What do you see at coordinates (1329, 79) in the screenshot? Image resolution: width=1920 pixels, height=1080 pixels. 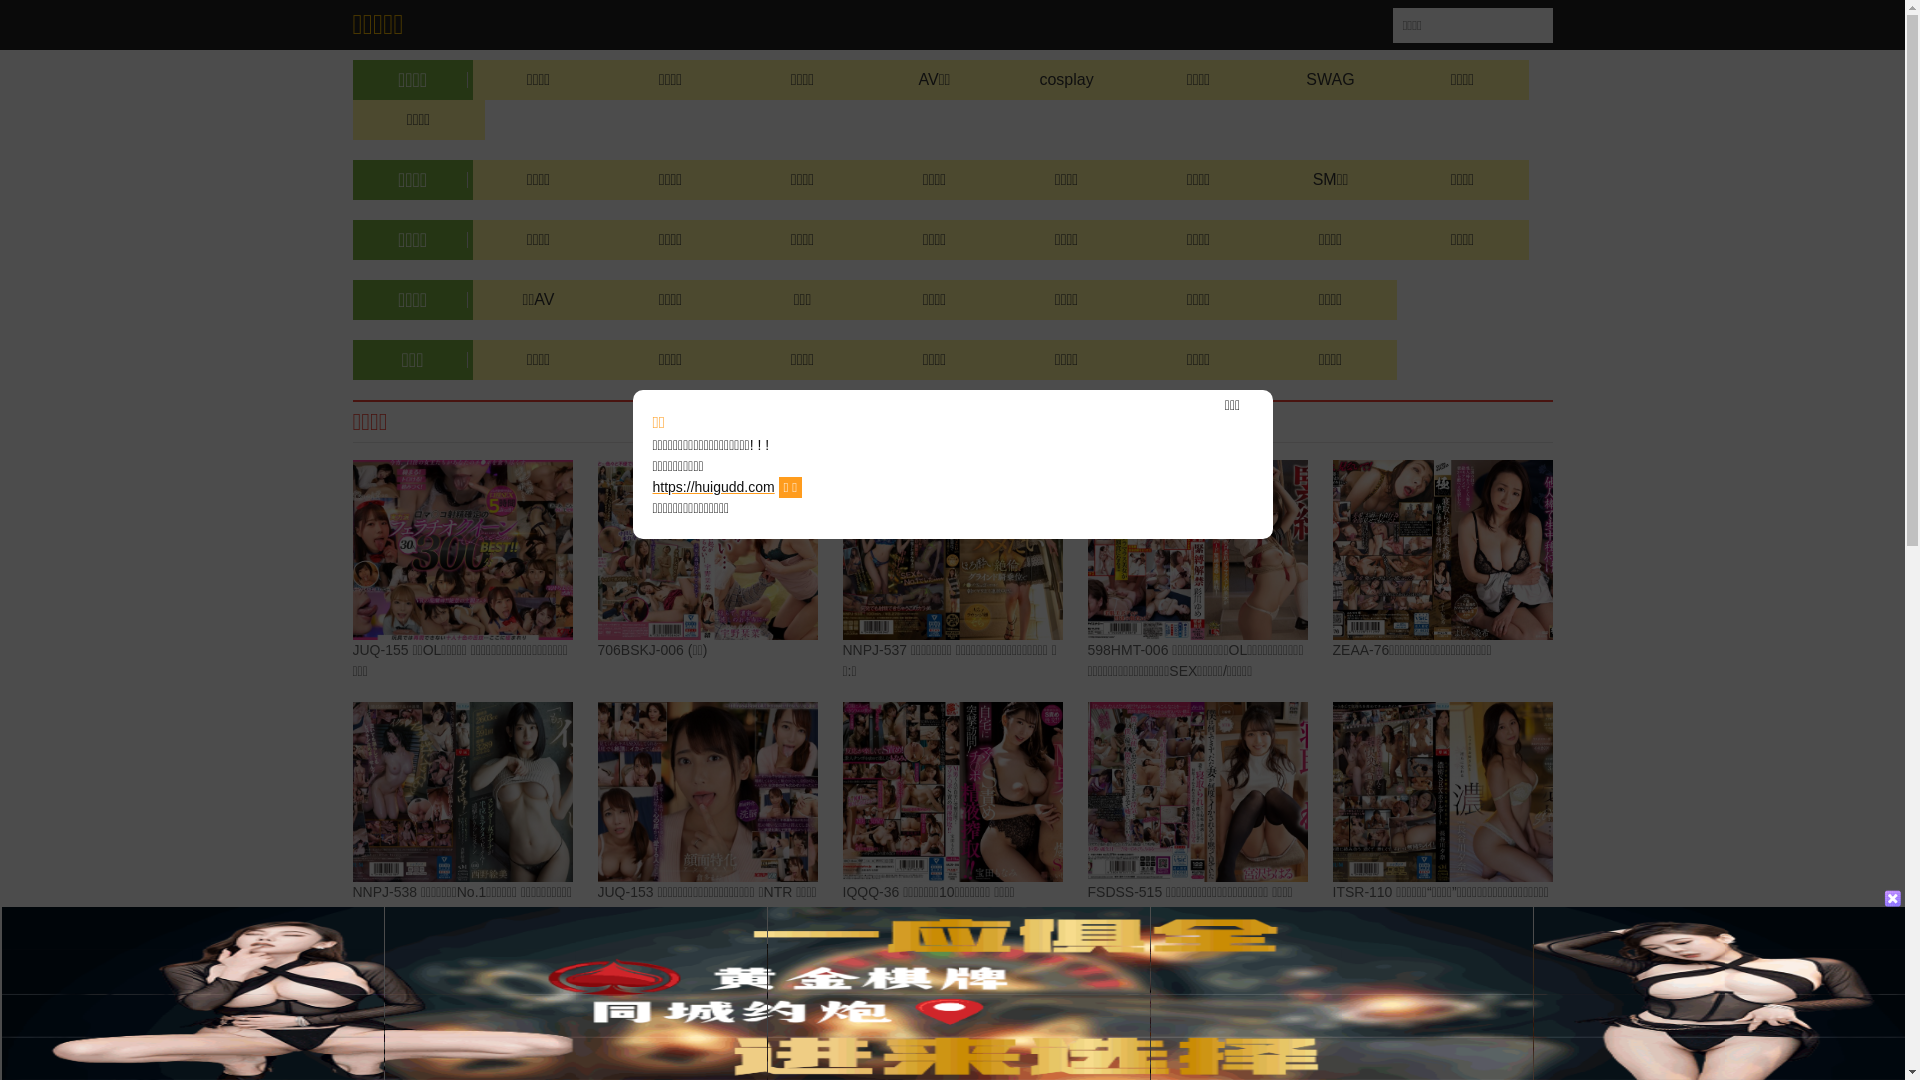 I see `'SWAG'` at bounding box center [1329, 79].